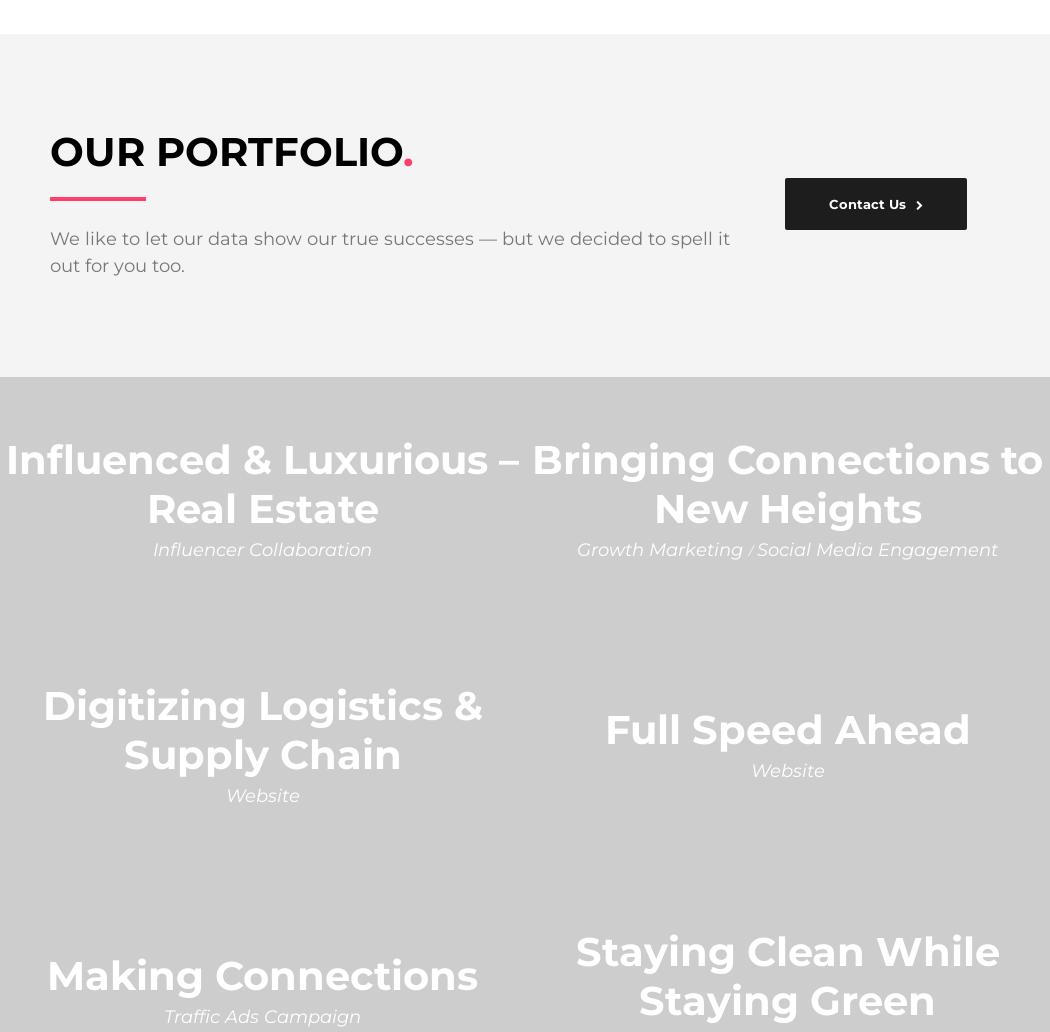 This screenshot has width=1050, height=1032. I want to click on 'OUR PORTFOLIO', so click(48, 150).